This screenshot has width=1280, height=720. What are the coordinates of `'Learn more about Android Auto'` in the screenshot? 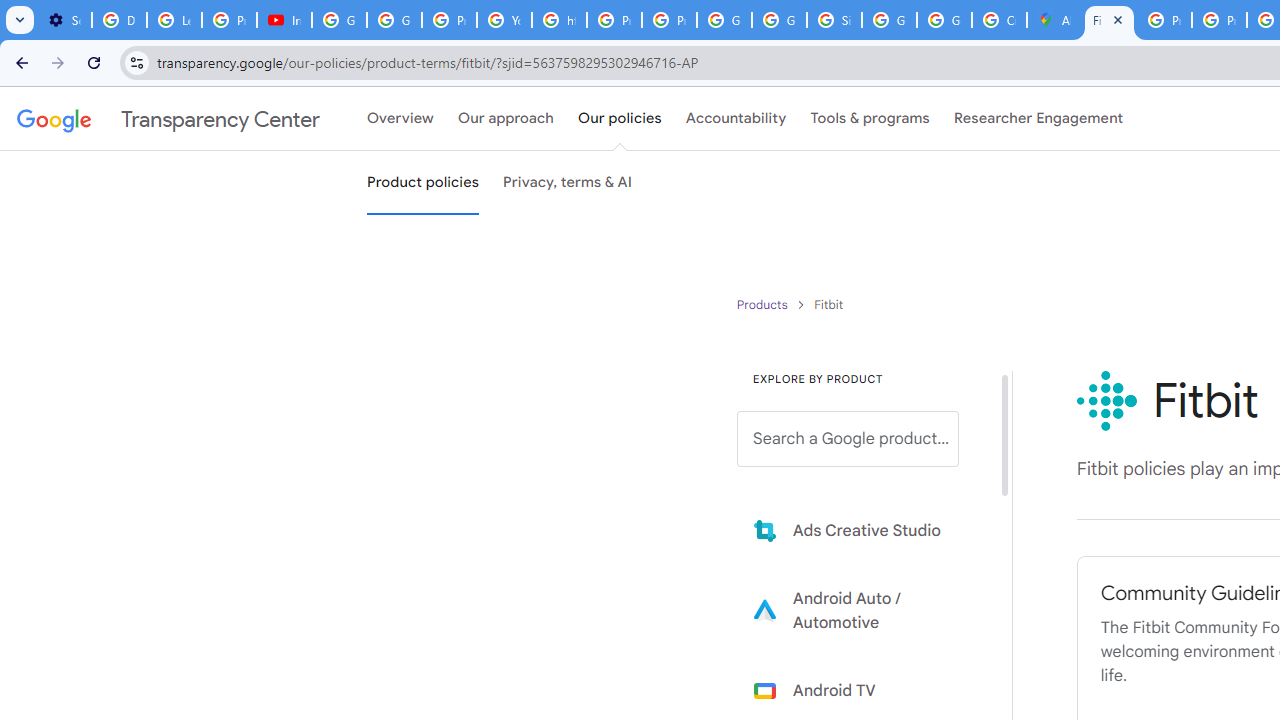 It's located at (862, 609).